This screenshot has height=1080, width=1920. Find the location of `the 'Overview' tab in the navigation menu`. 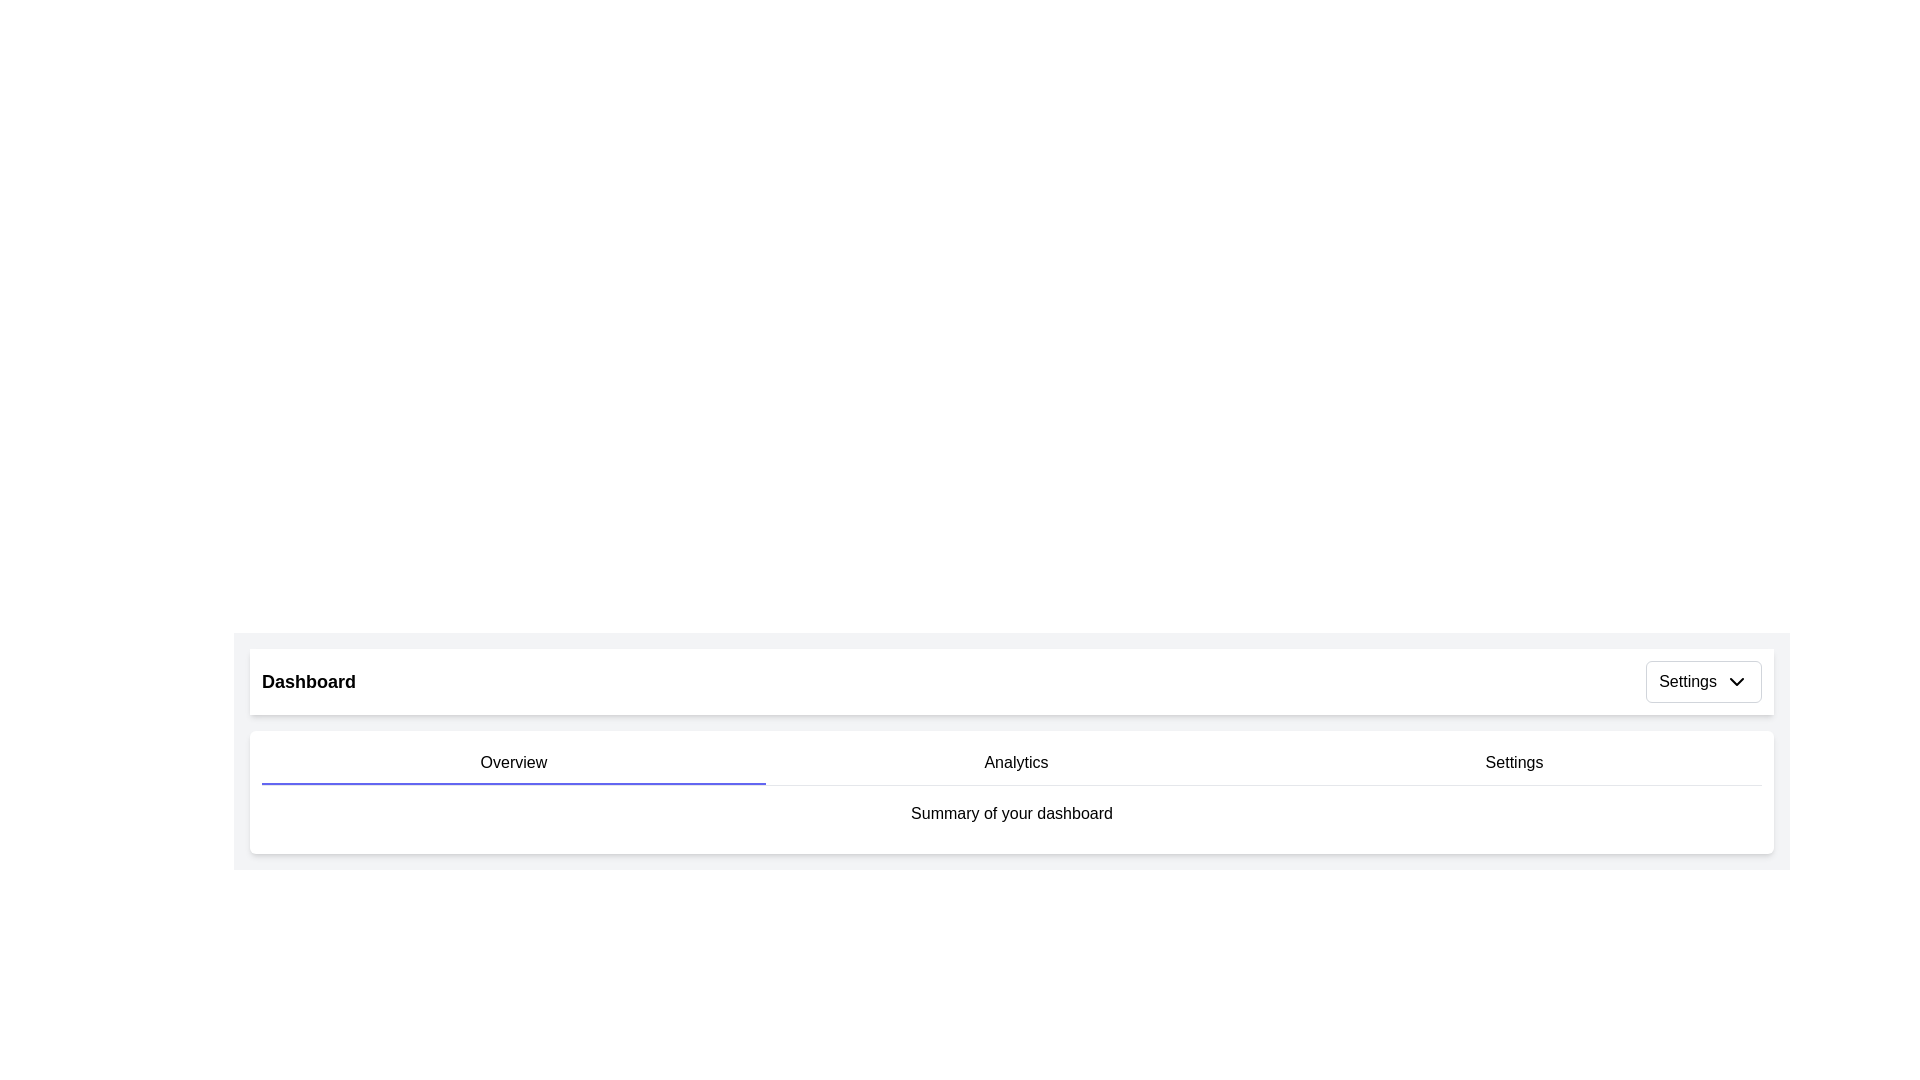

the 'Overview' tab in the navigation menu is located at coordinates (513, 763).